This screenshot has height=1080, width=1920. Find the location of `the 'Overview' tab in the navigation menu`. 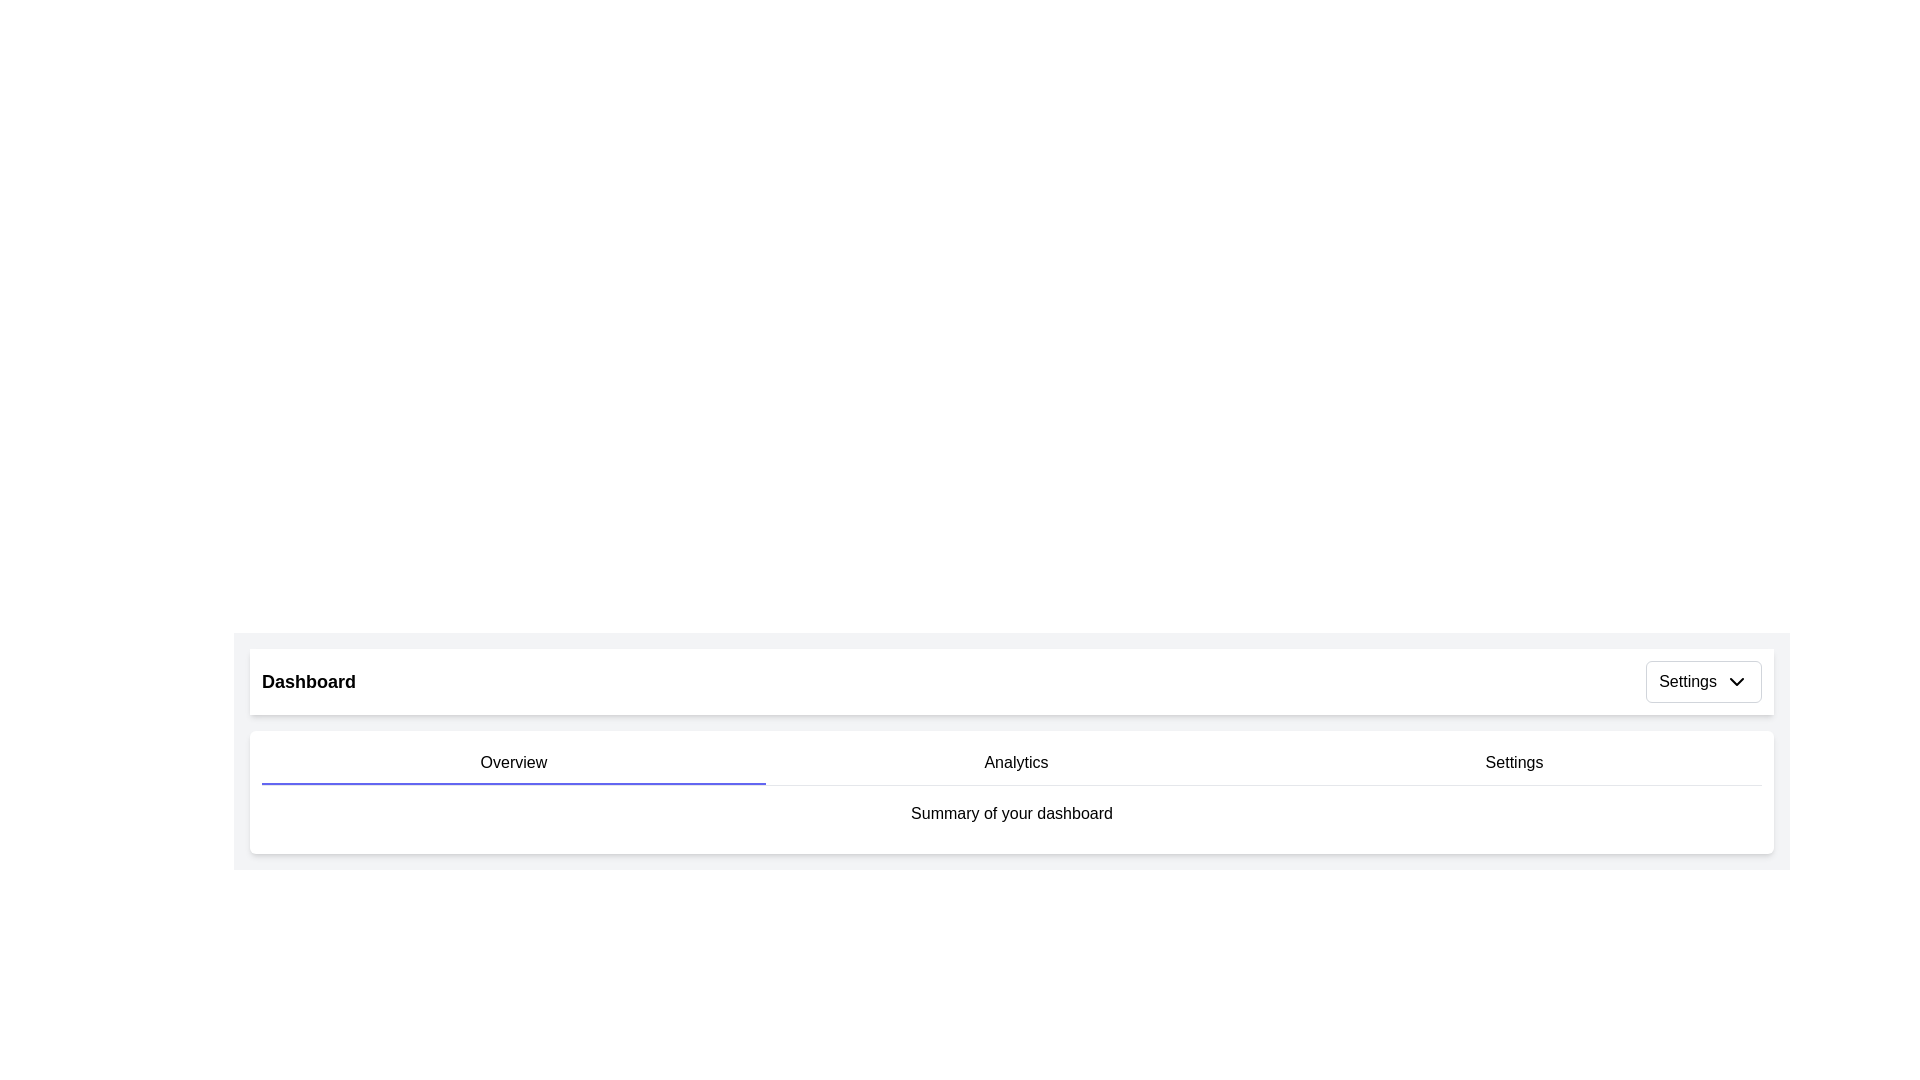

the 'Overview' tab in the navigation menu is located at coordinates (513, 763).